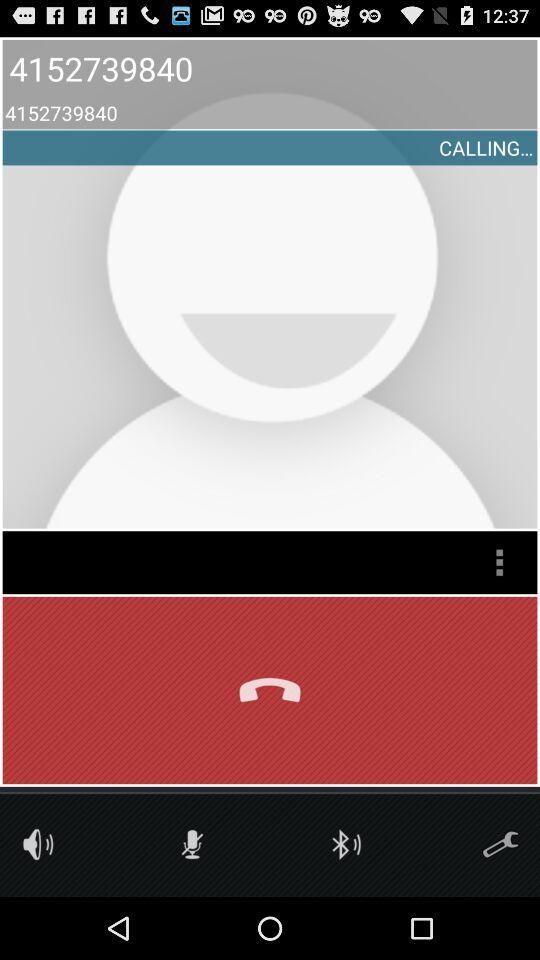 This screenshot has width=540, height=960. What do you see at coordinates (499, 843) in the screenshot?
I see `settings` at bounding box center [499, 843].